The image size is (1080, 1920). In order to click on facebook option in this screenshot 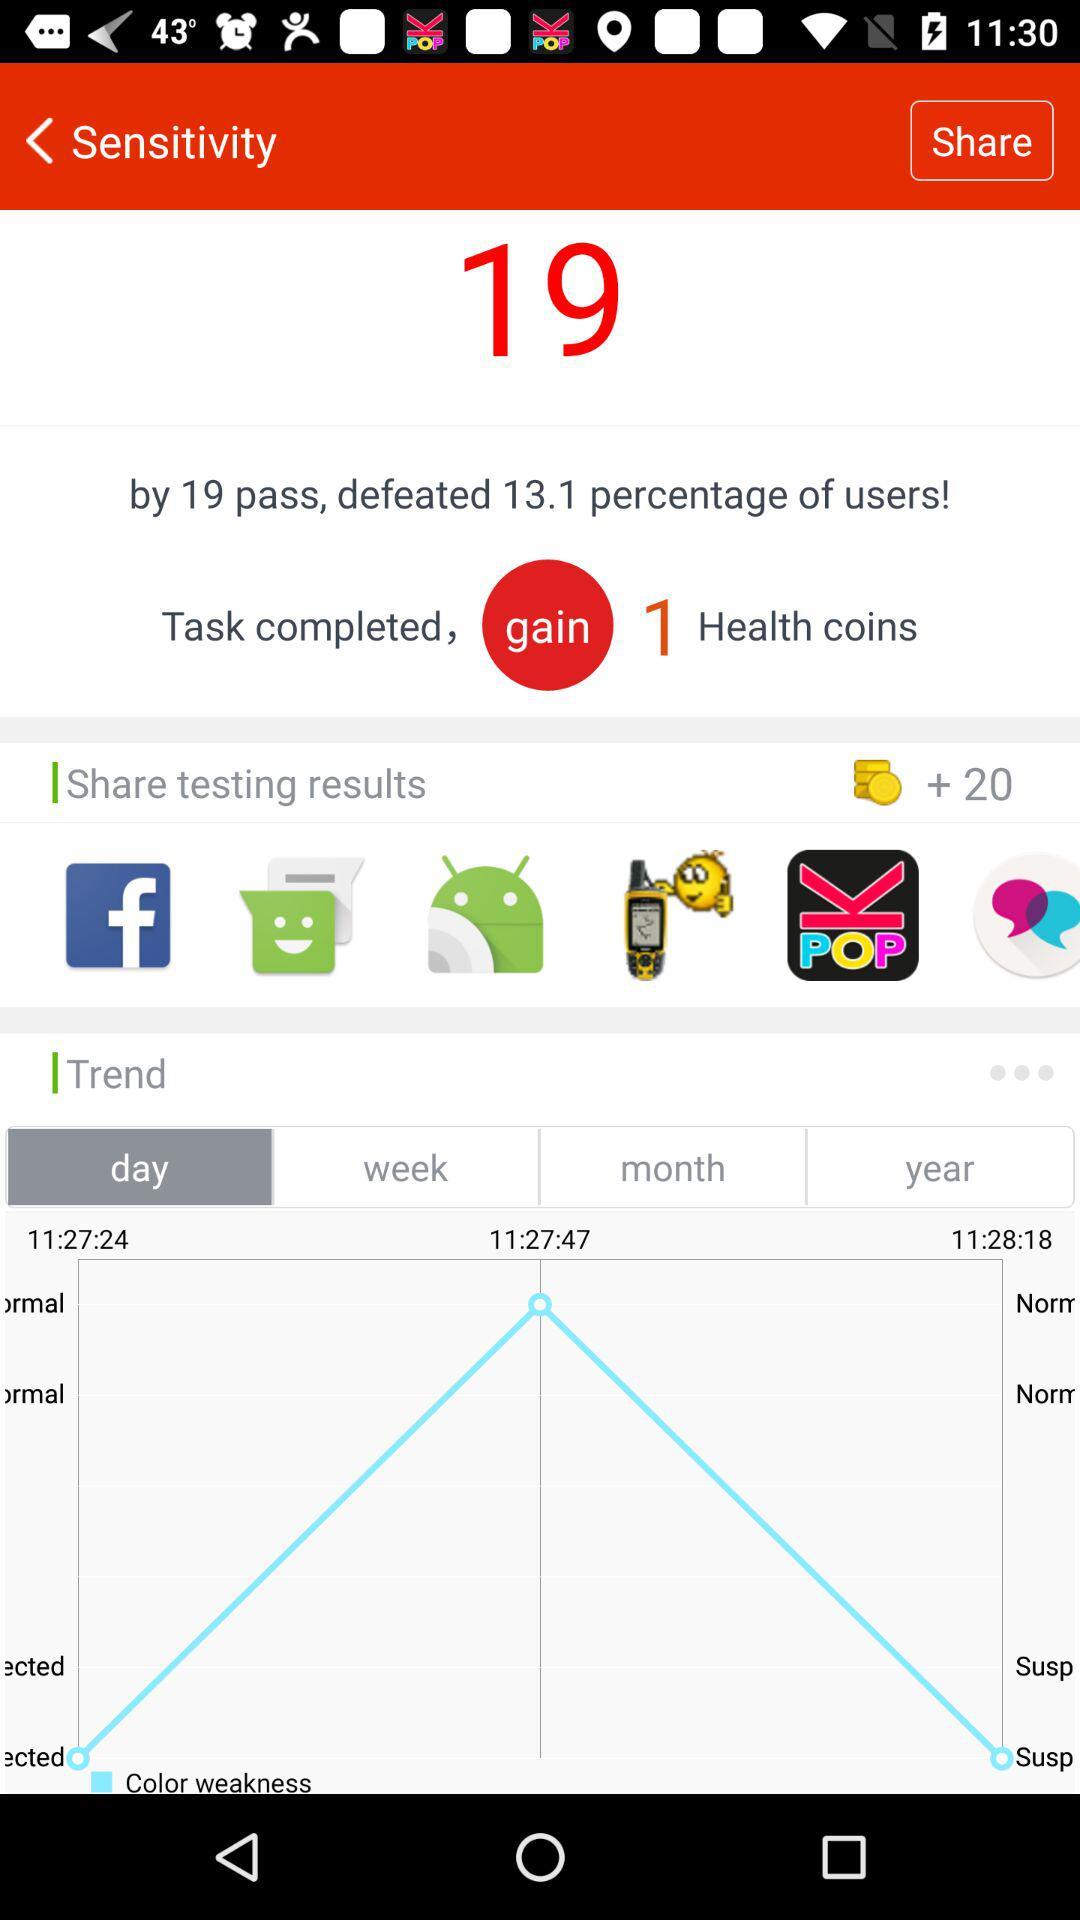, I will do `click(118, 914)`.